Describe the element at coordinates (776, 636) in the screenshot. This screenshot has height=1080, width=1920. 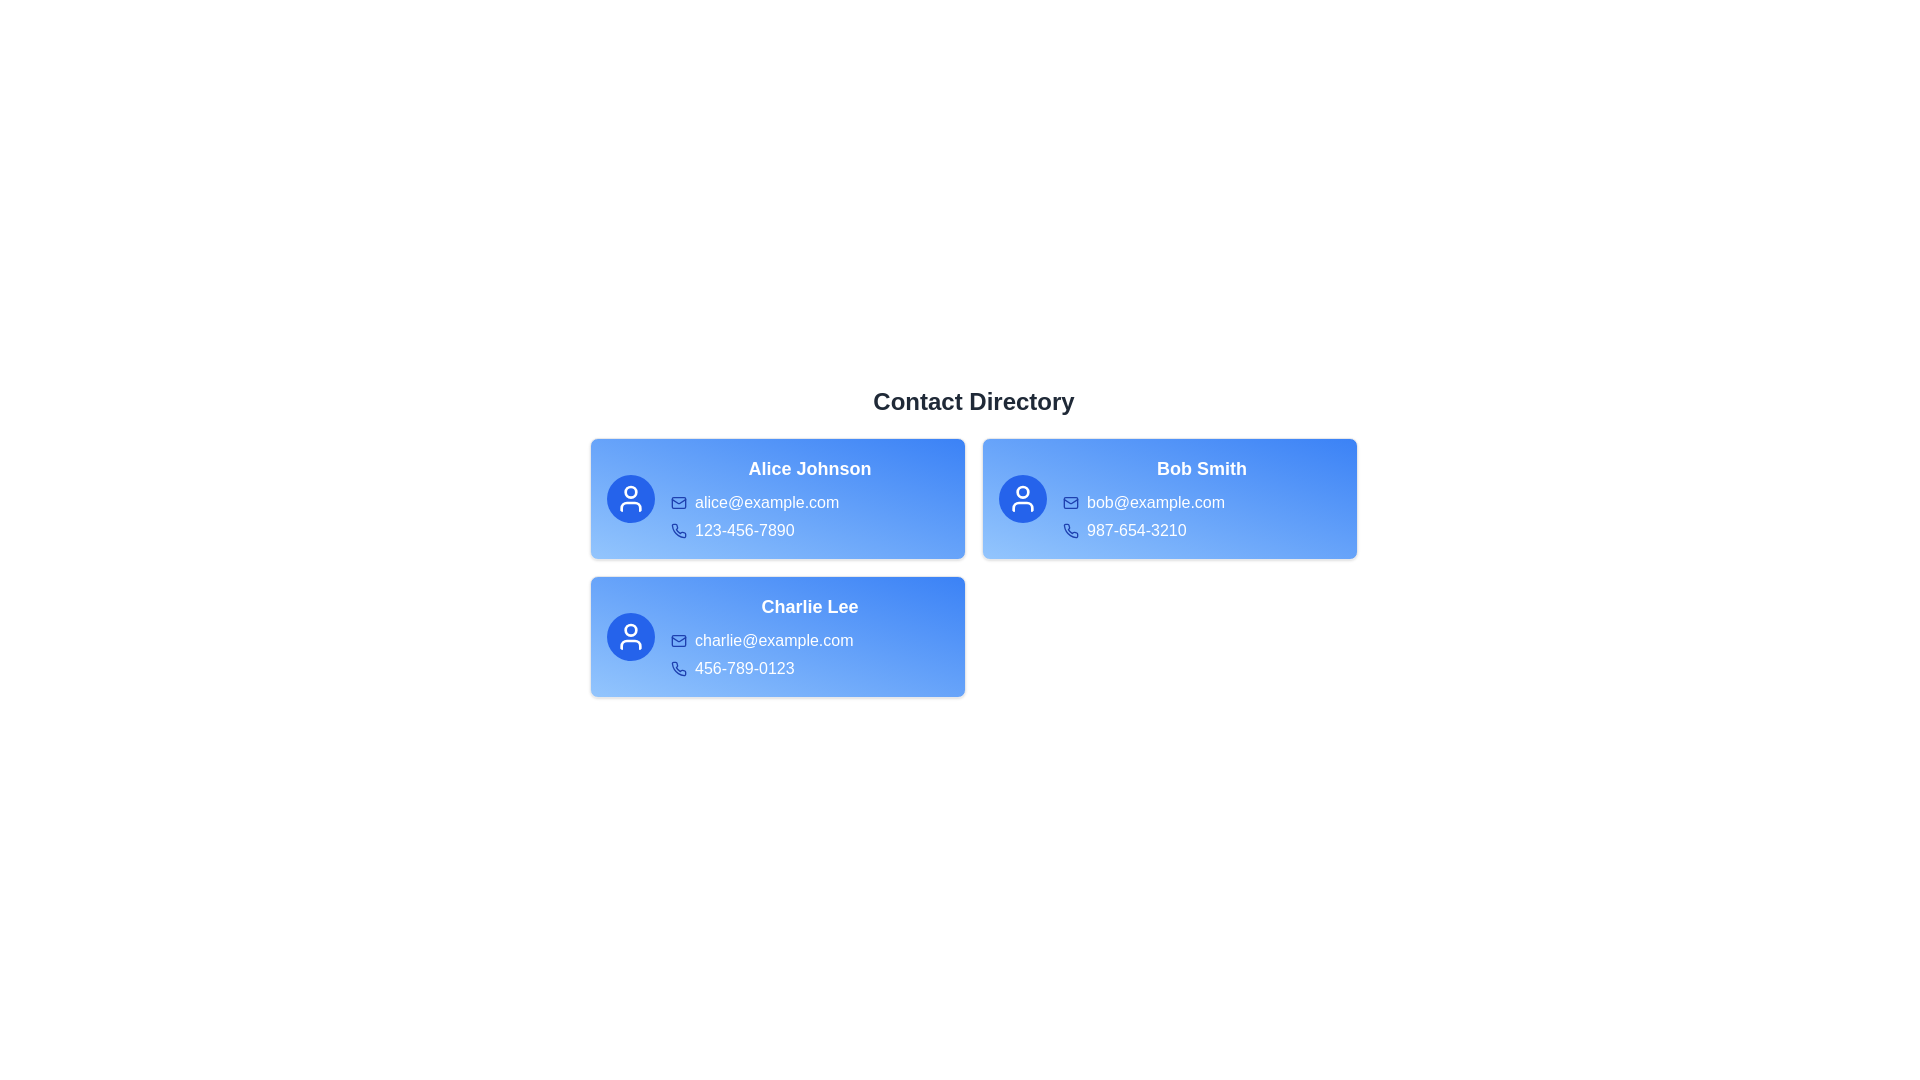
I see `the contact card for Charlie Lee` at that location.